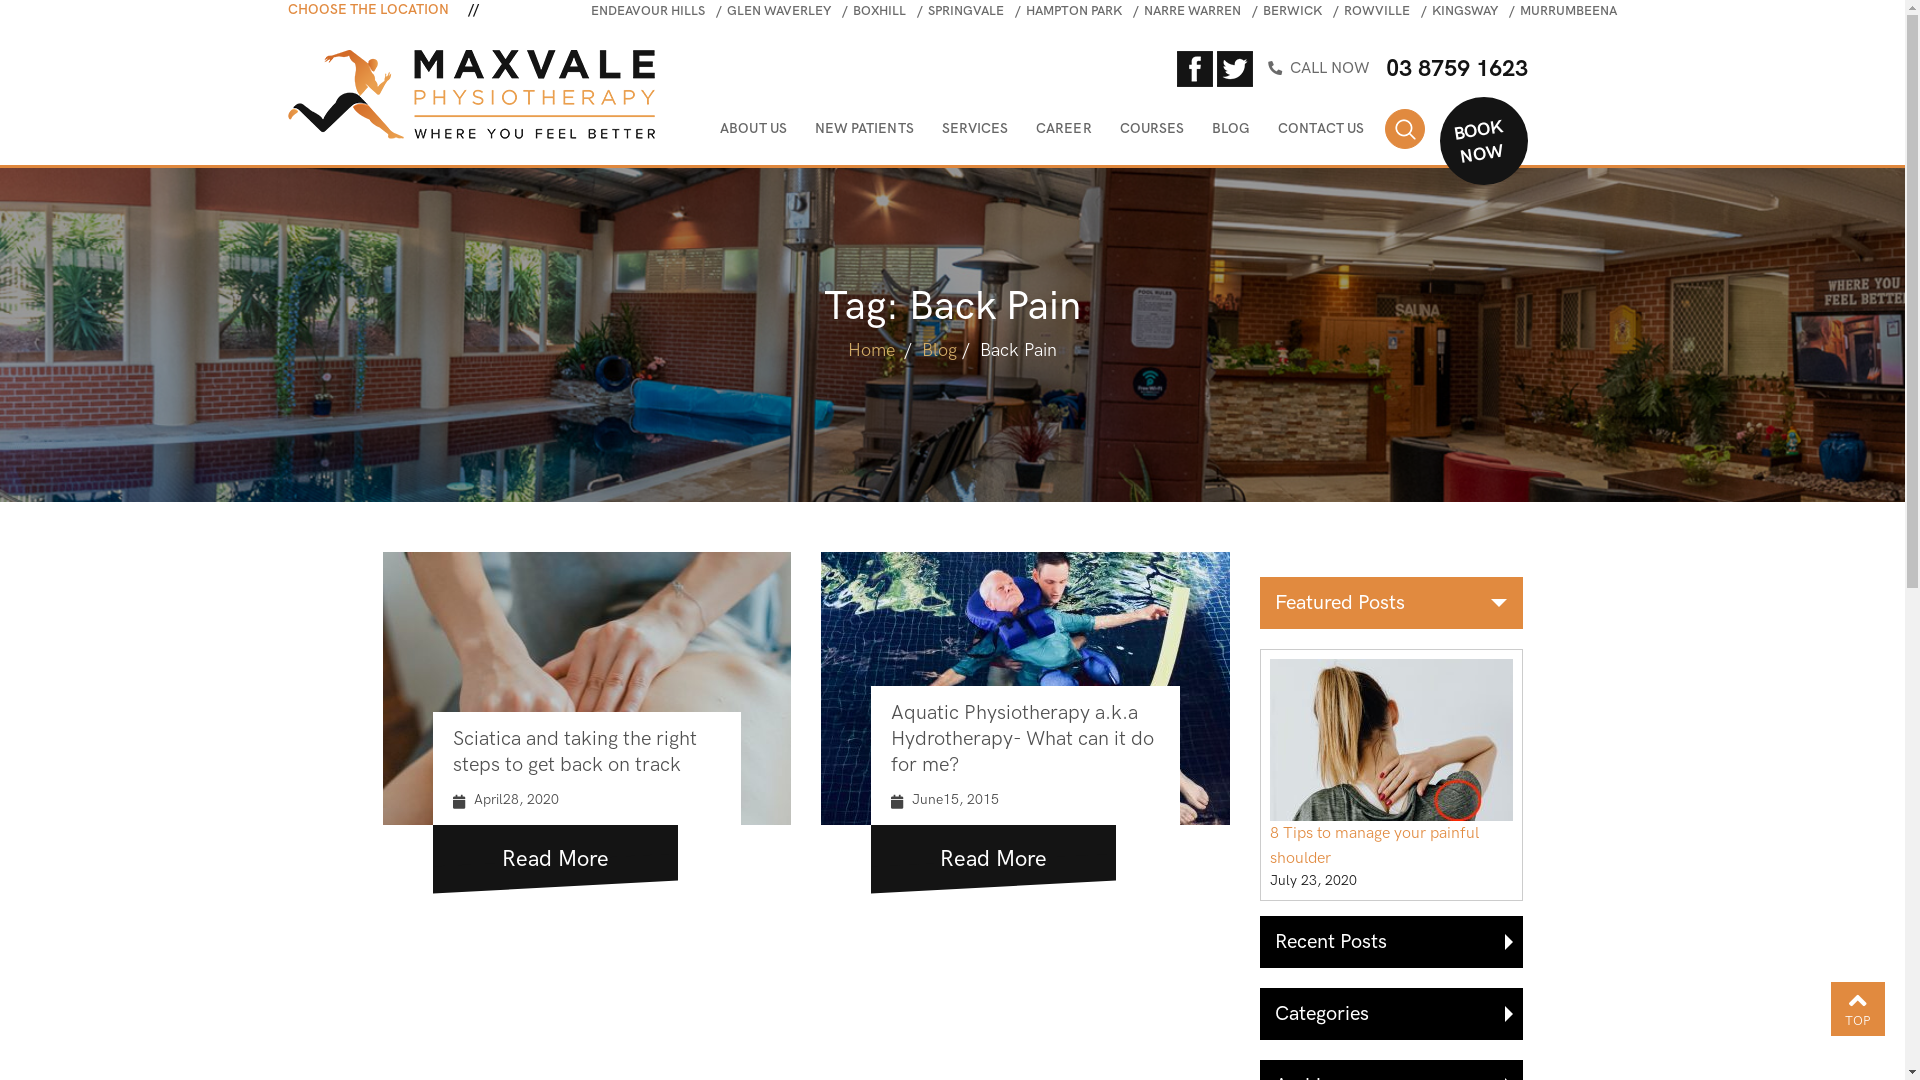  What do you see at coordinates (1391, 774) in the screenshot?
I see `'8 Tips to manage your painful shoulder` at bounding box center [1391, 774].